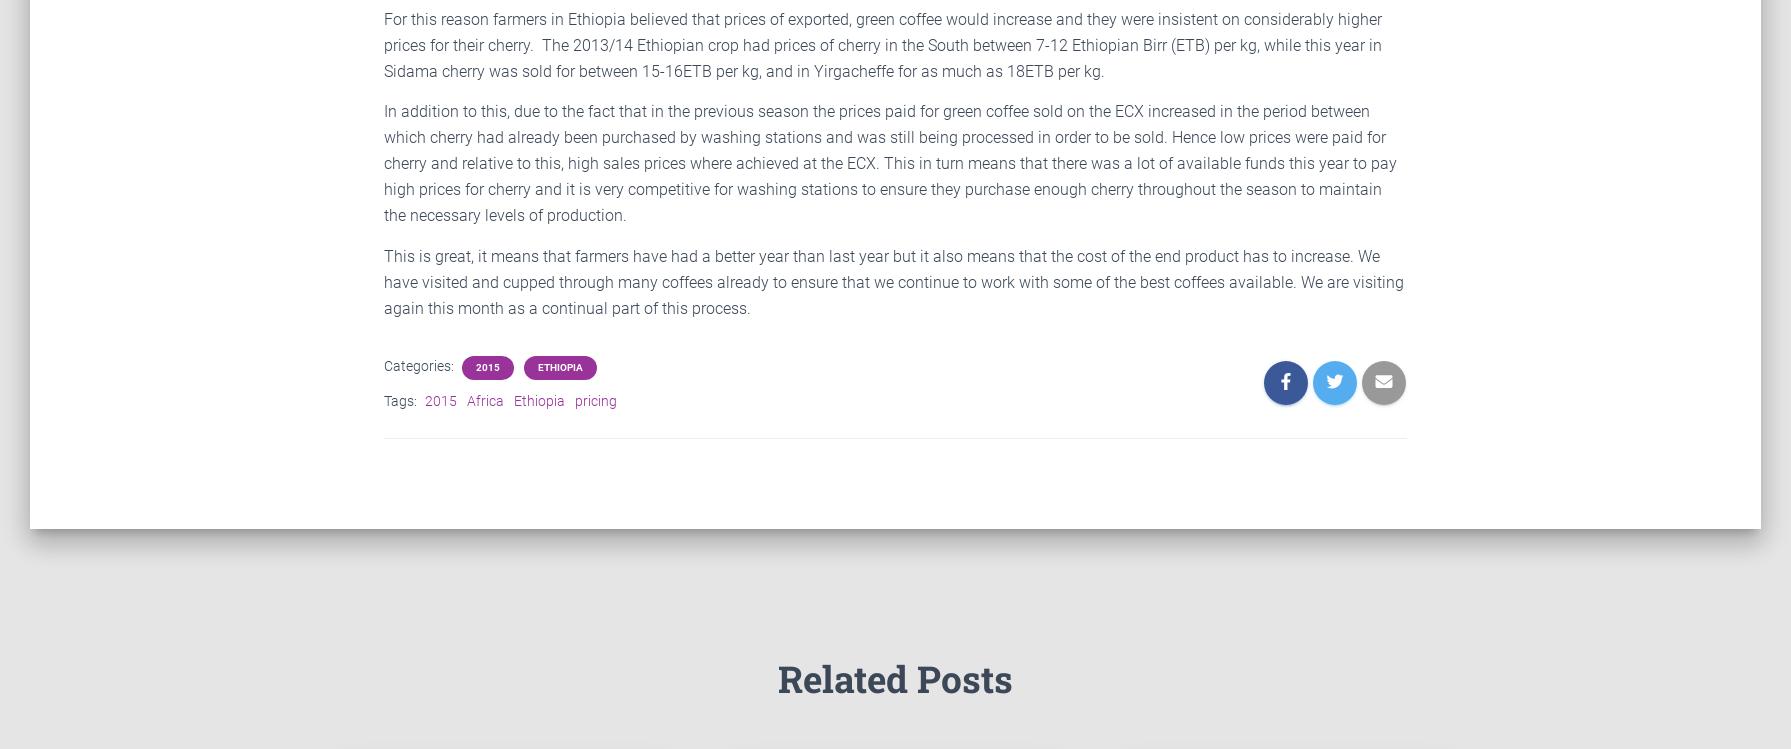 This screenshot has height=749, width=1791. What do you see at coordinates (466, 400) in the screenshot?
I see `'Africa'` at bounding box center [466, 400].